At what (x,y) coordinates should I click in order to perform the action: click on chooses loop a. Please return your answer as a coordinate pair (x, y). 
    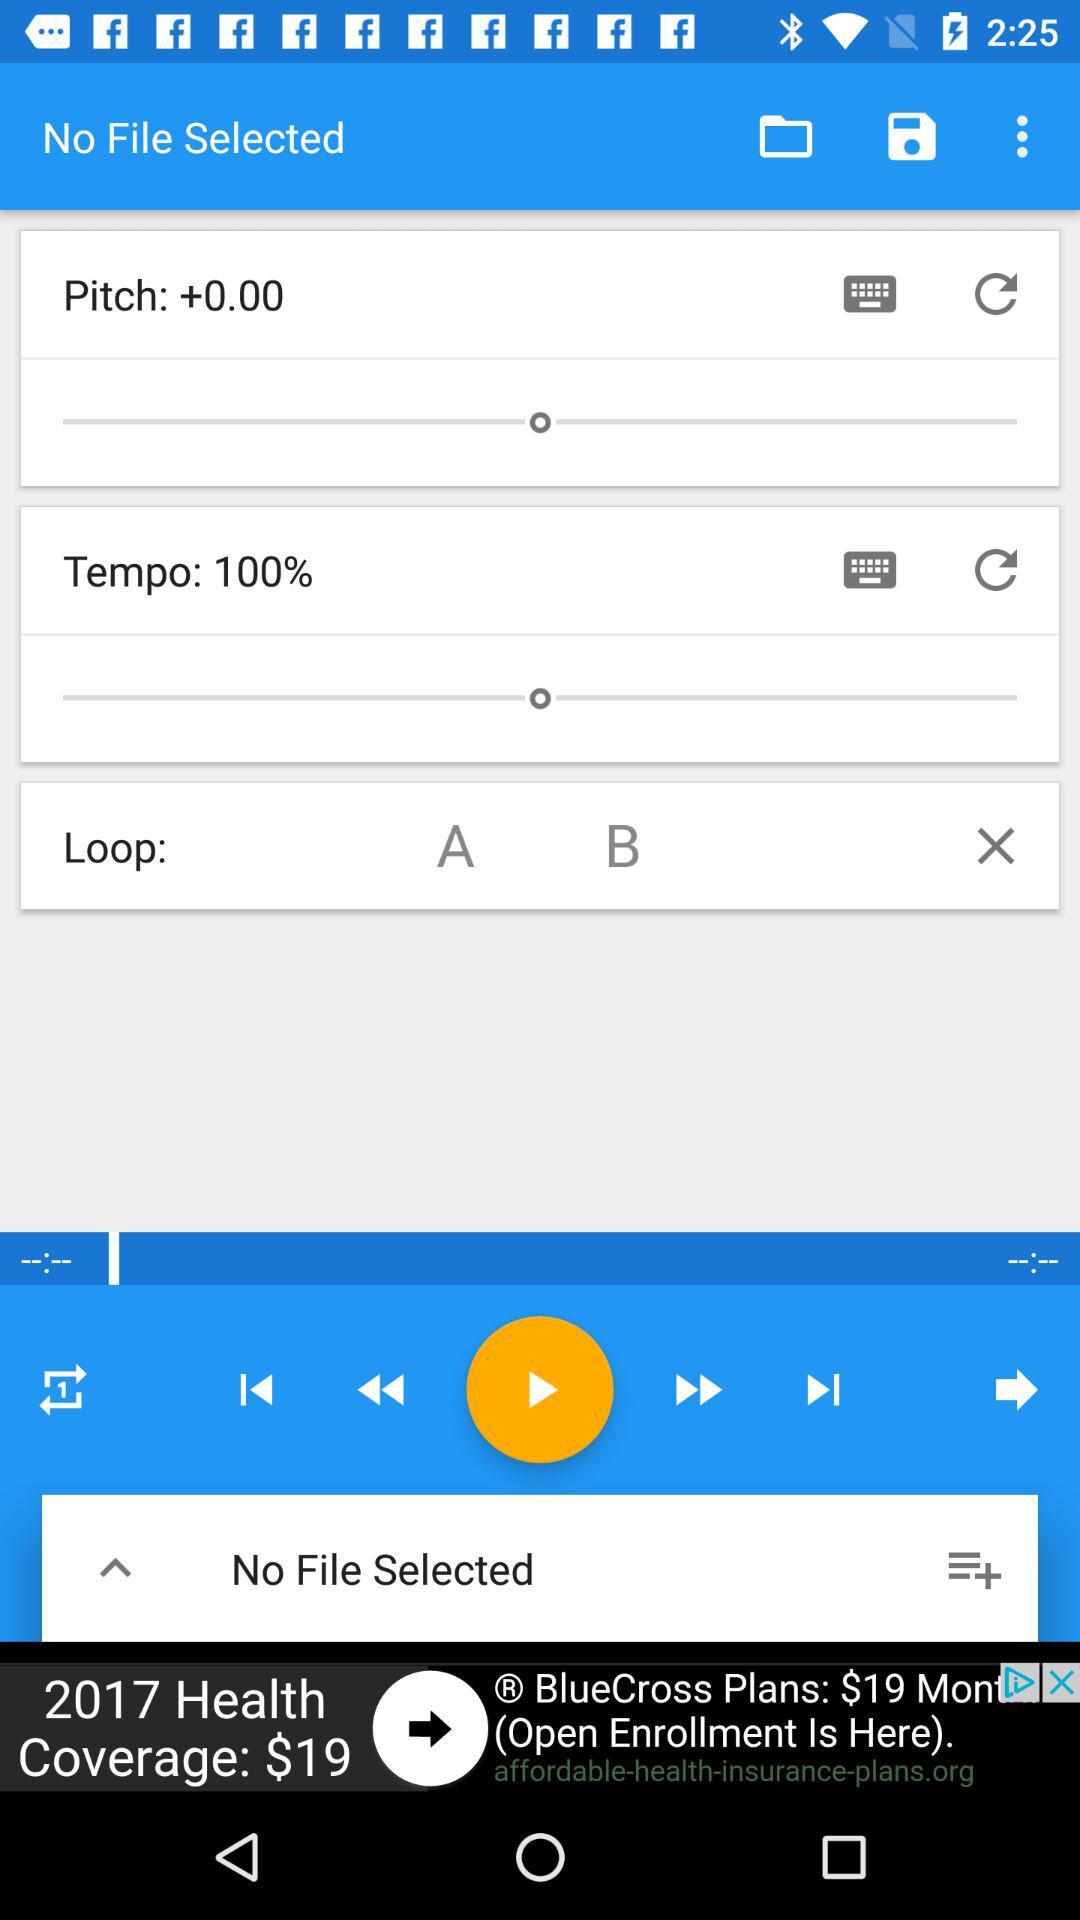
    Looking at the image, I should click on (455, 845).